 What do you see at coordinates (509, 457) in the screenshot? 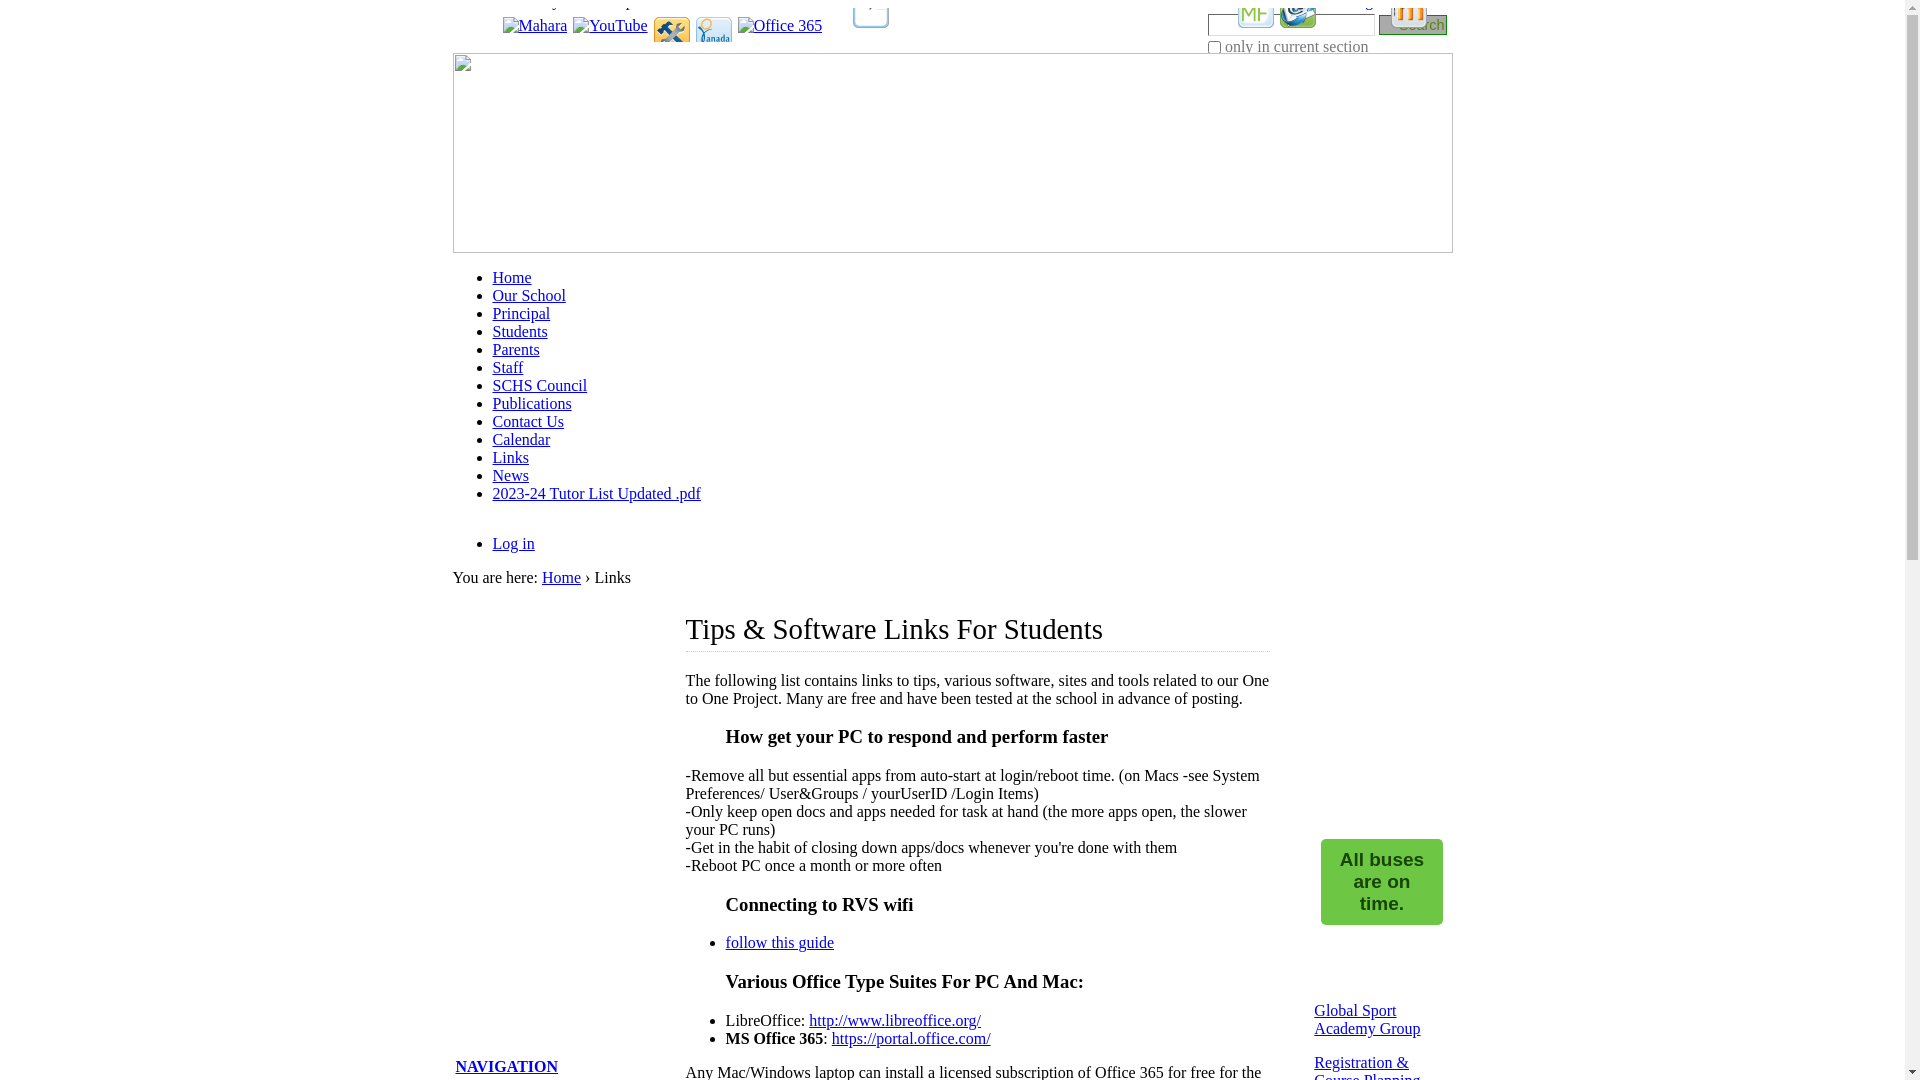
I see `'Links'` at bounding box center [509, 457].